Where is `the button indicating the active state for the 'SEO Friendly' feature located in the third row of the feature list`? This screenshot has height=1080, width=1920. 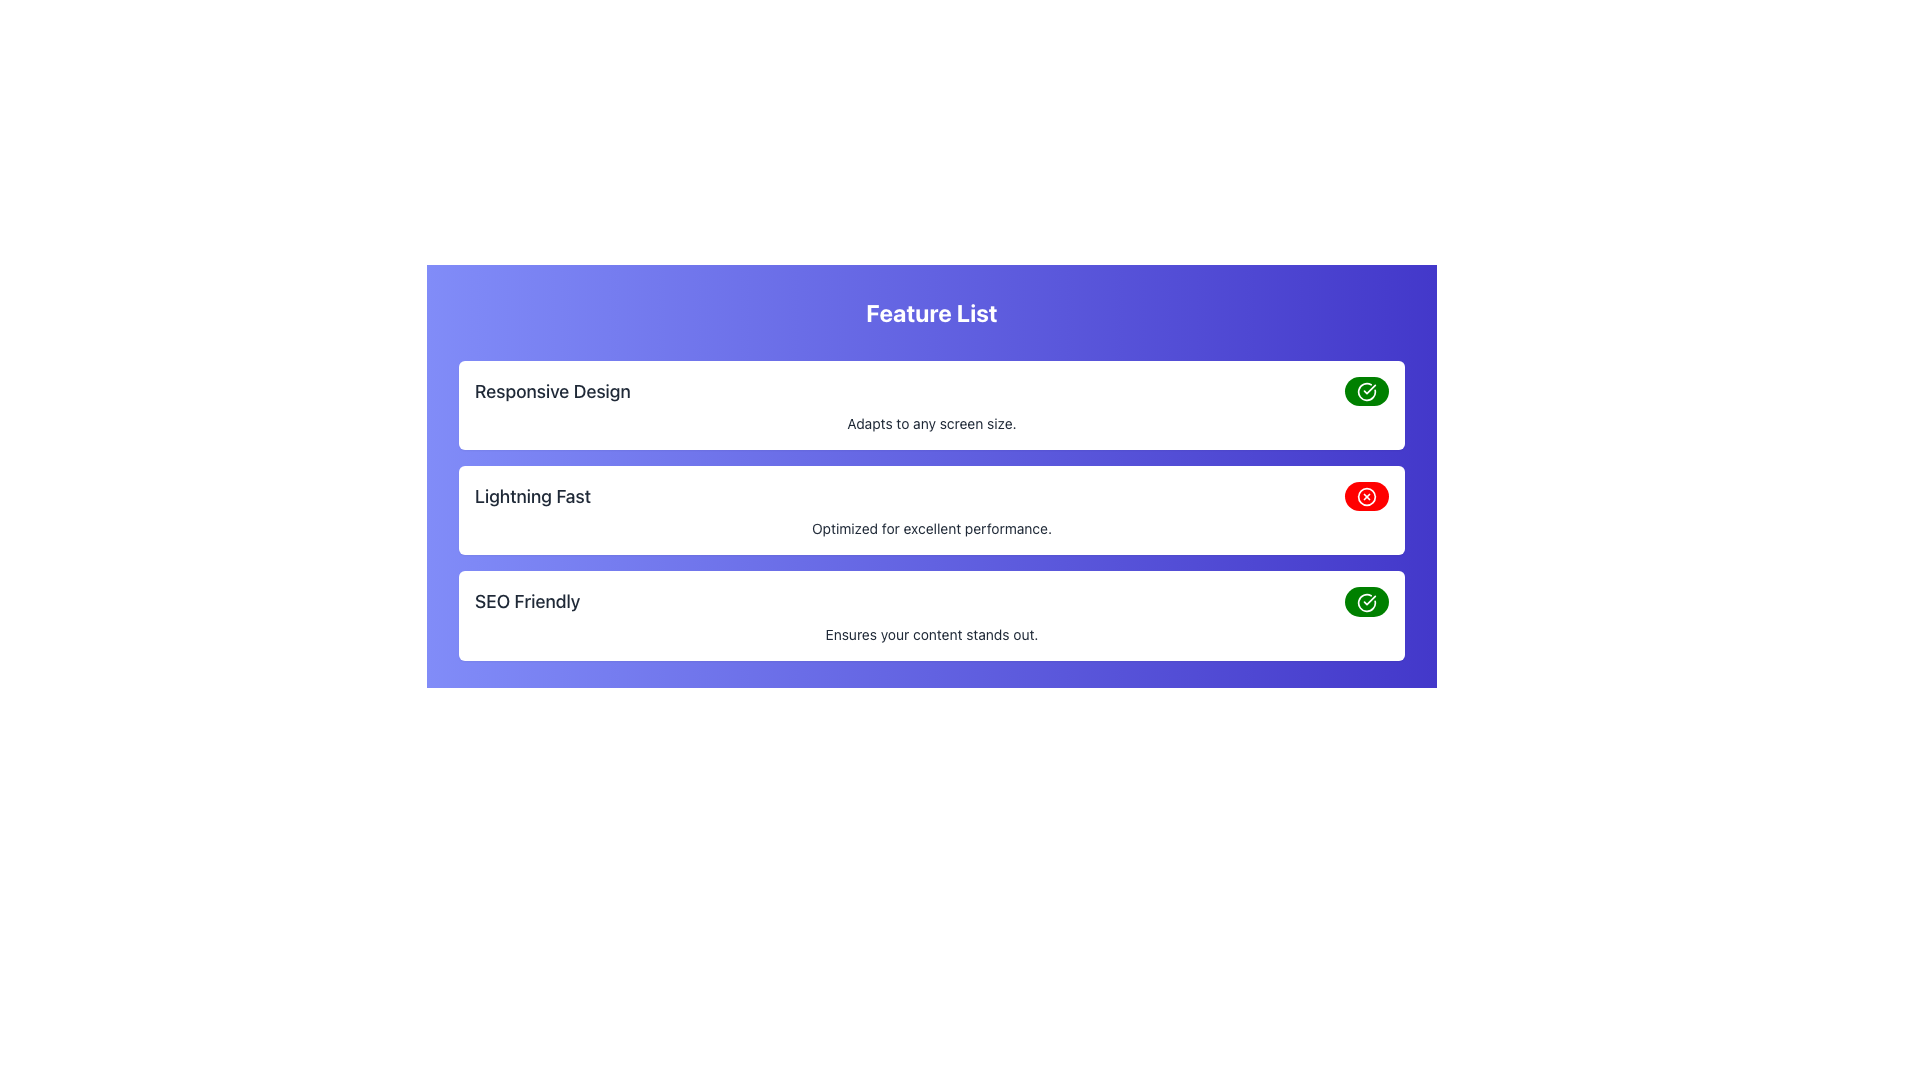 the button indicating the active state for the 'SEO Friendly' feature located in the third row of the feature list is located at coordinates (1366, 600).